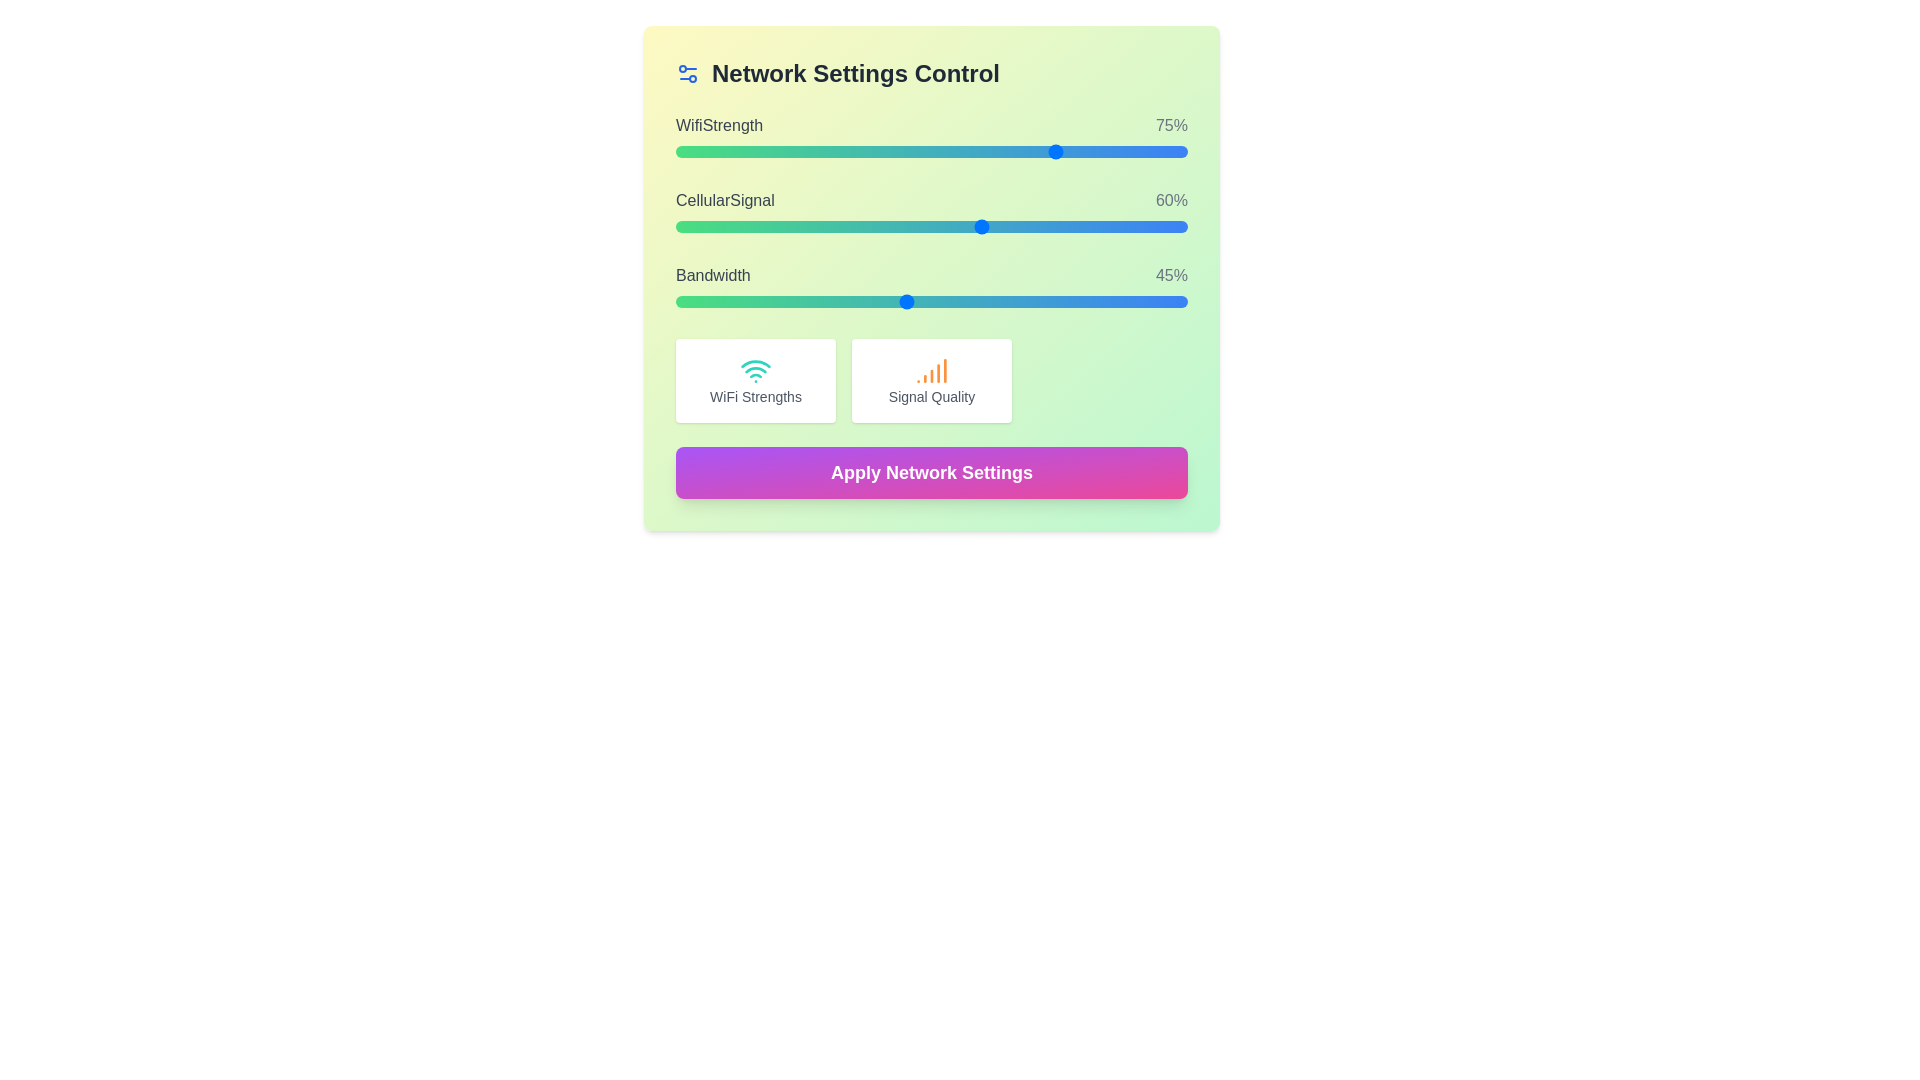  What do you see at coordinates (855, 72) in the screenshot?
I see `the 'Network Settings Control' text label which is styled in large bold dark gray font against a light green gradient background, positioned at the top of the section` at bounding box center [855, 72].